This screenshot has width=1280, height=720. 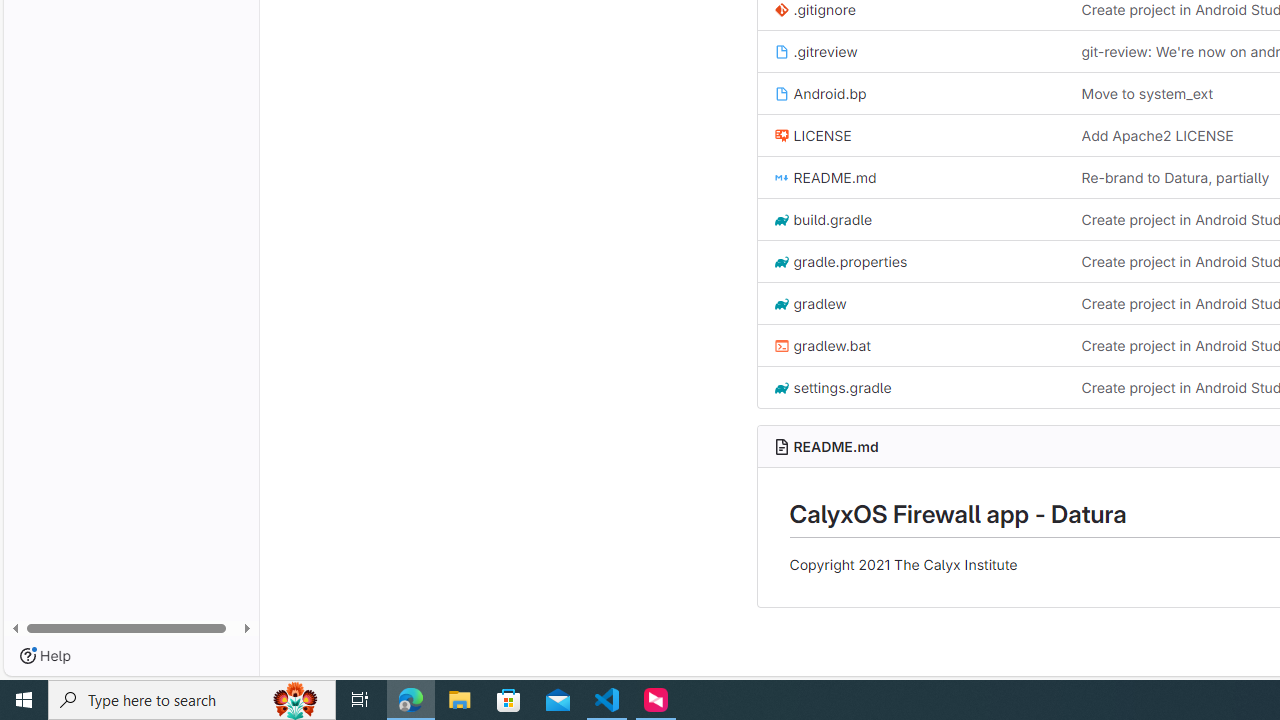 I want to click on 'Add Apache2 LICENSE', so click(x=1157, y=135).